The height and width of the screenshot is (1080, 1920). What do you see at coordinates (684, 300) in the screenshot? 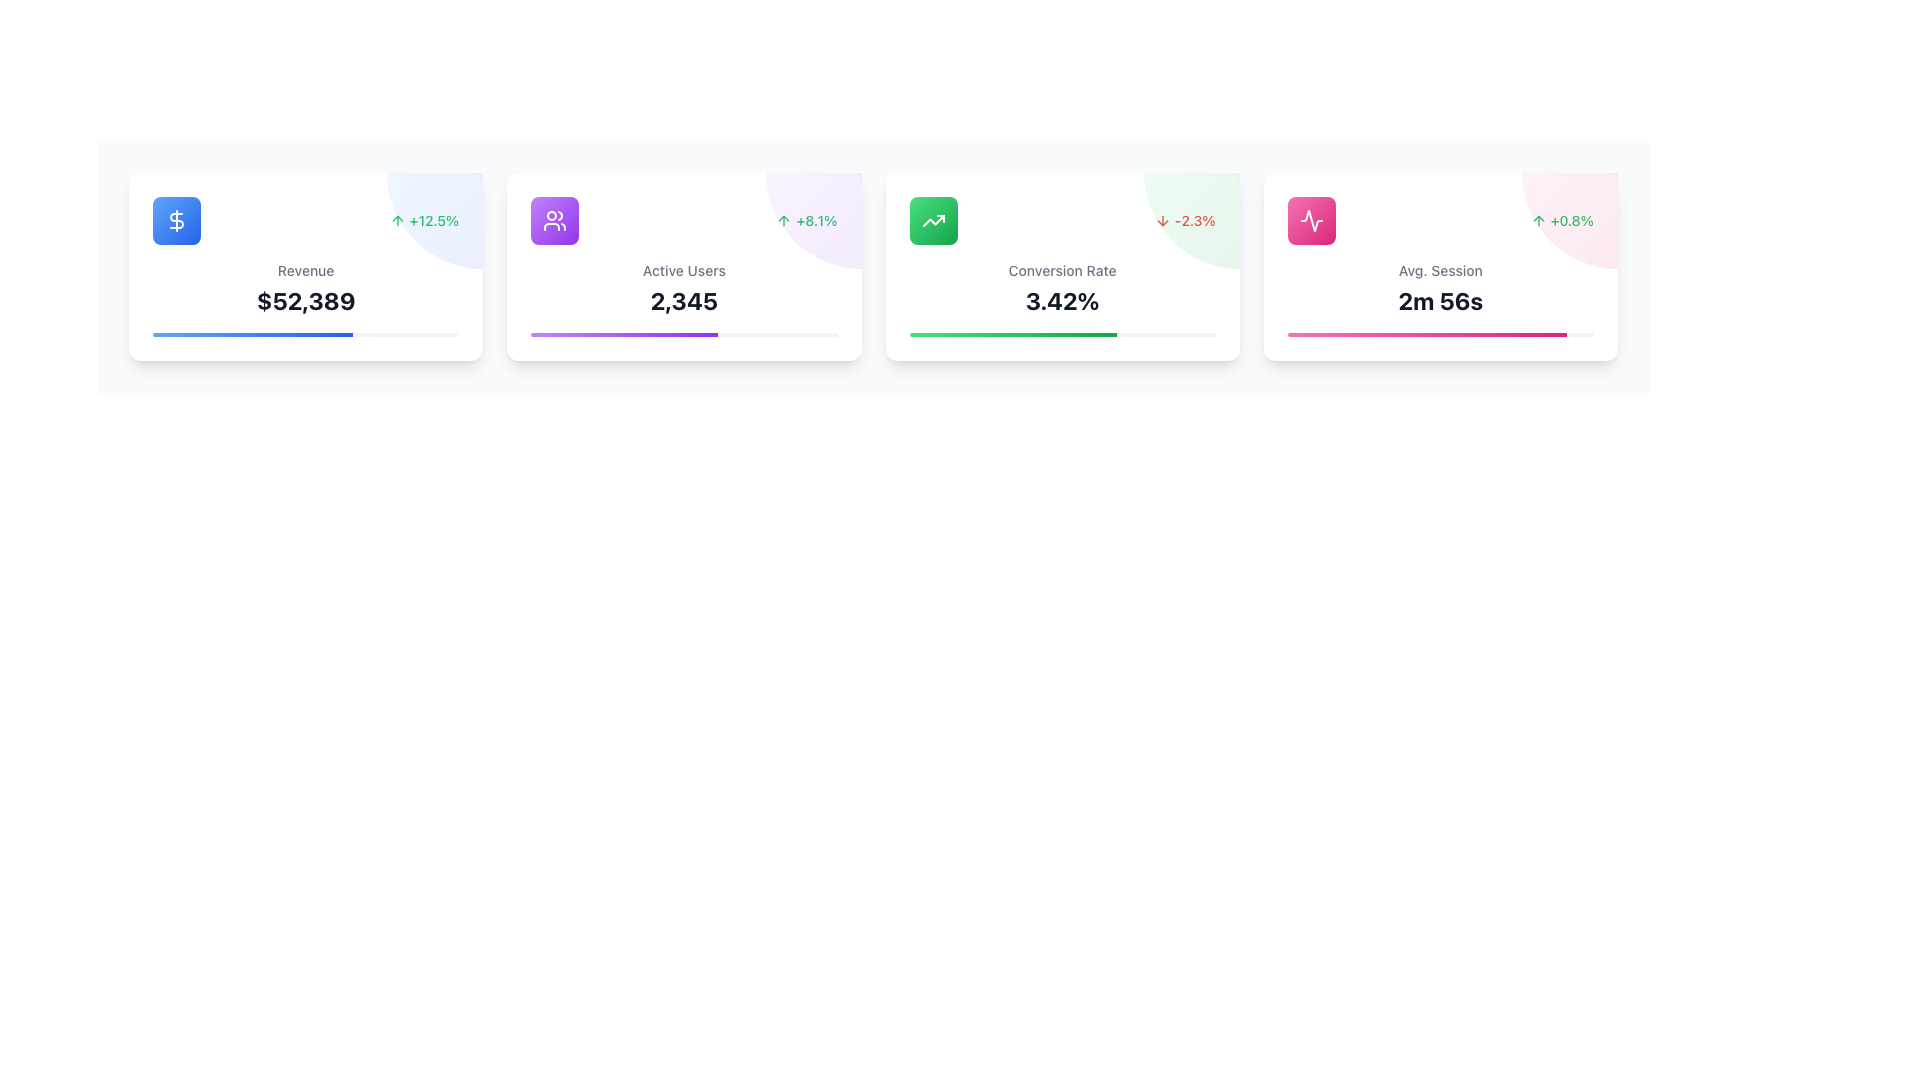
I see `the static numerical text display showing '2,345', which is located in the second card from the left, below 'Active Users' and above a purple gradient progress bar` at bounding box center [684, 300].